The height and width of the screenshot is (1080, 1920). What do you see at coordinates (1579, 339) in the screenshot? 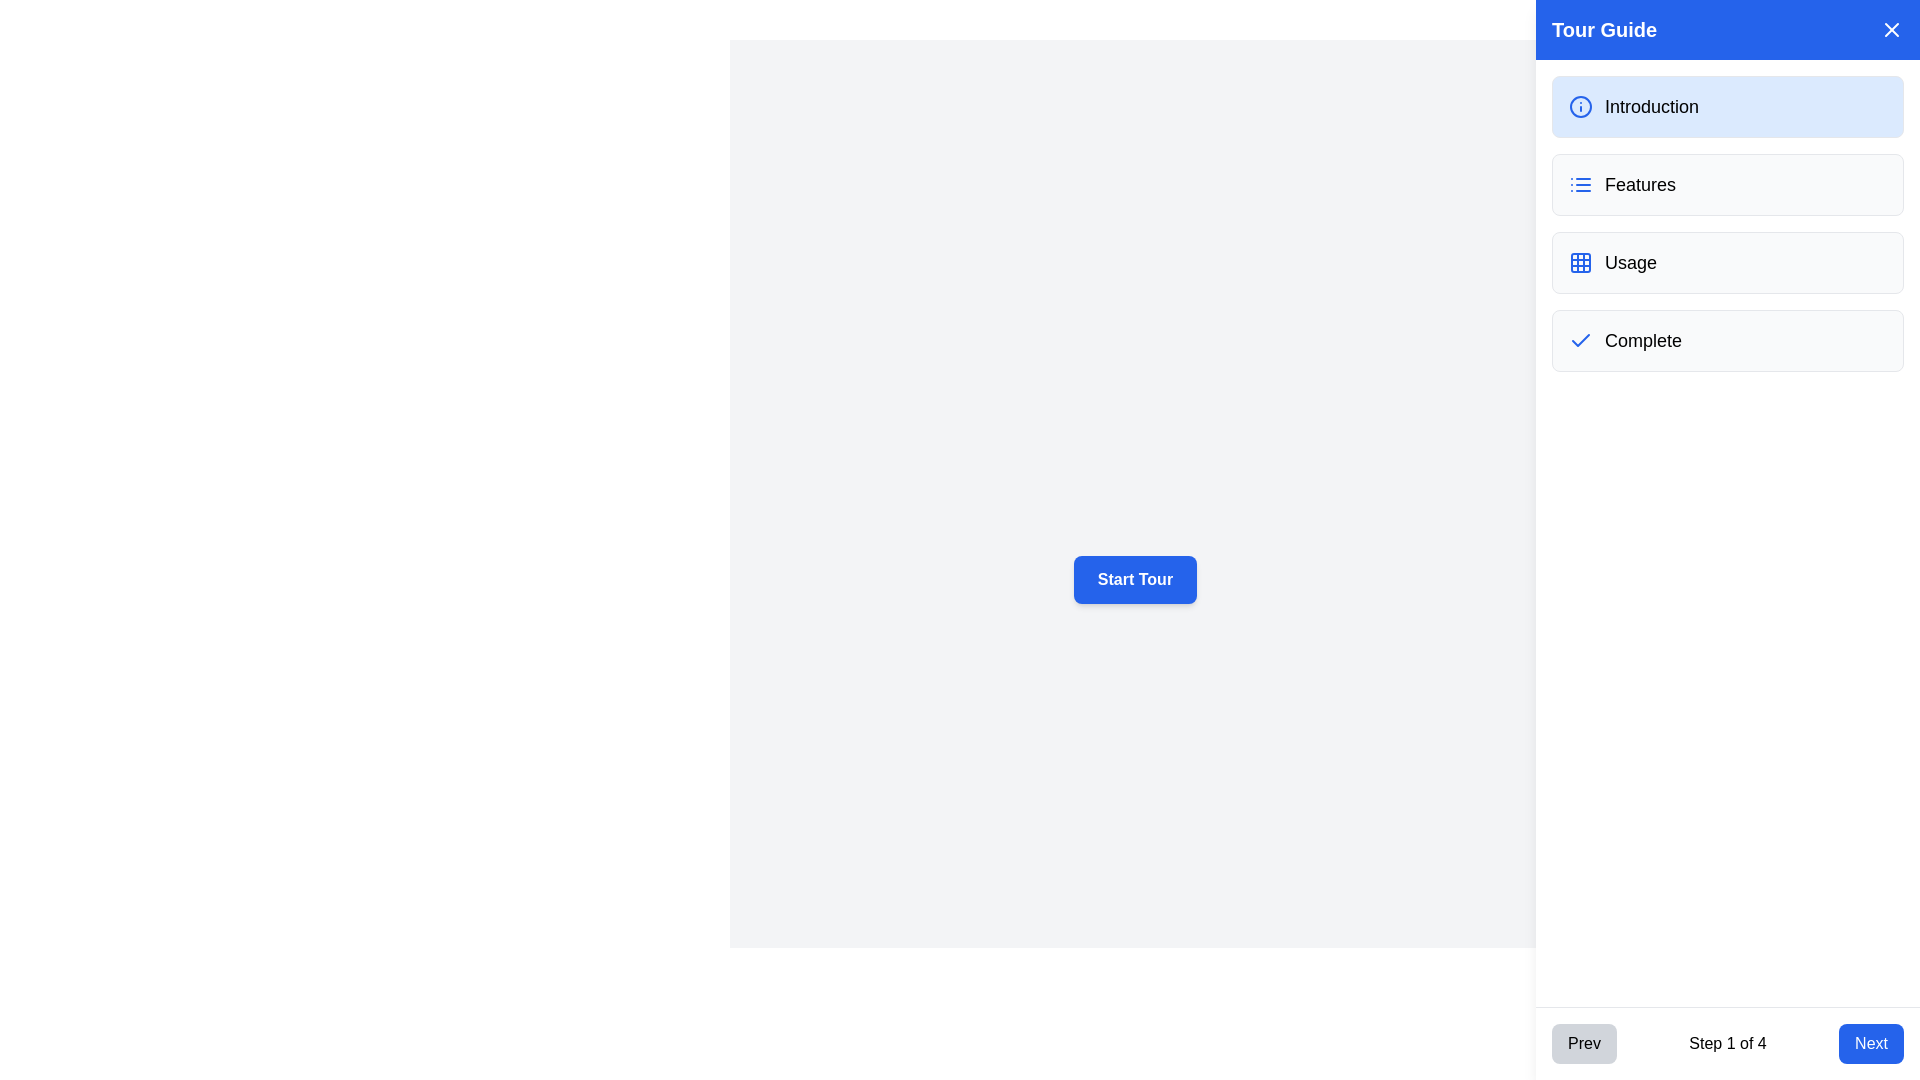
I see `the small blue checkmark icon within the fourth menu item labeled 'Complete' in the 'Tour Guide' sidebar` at bounding box center [1579, 339].